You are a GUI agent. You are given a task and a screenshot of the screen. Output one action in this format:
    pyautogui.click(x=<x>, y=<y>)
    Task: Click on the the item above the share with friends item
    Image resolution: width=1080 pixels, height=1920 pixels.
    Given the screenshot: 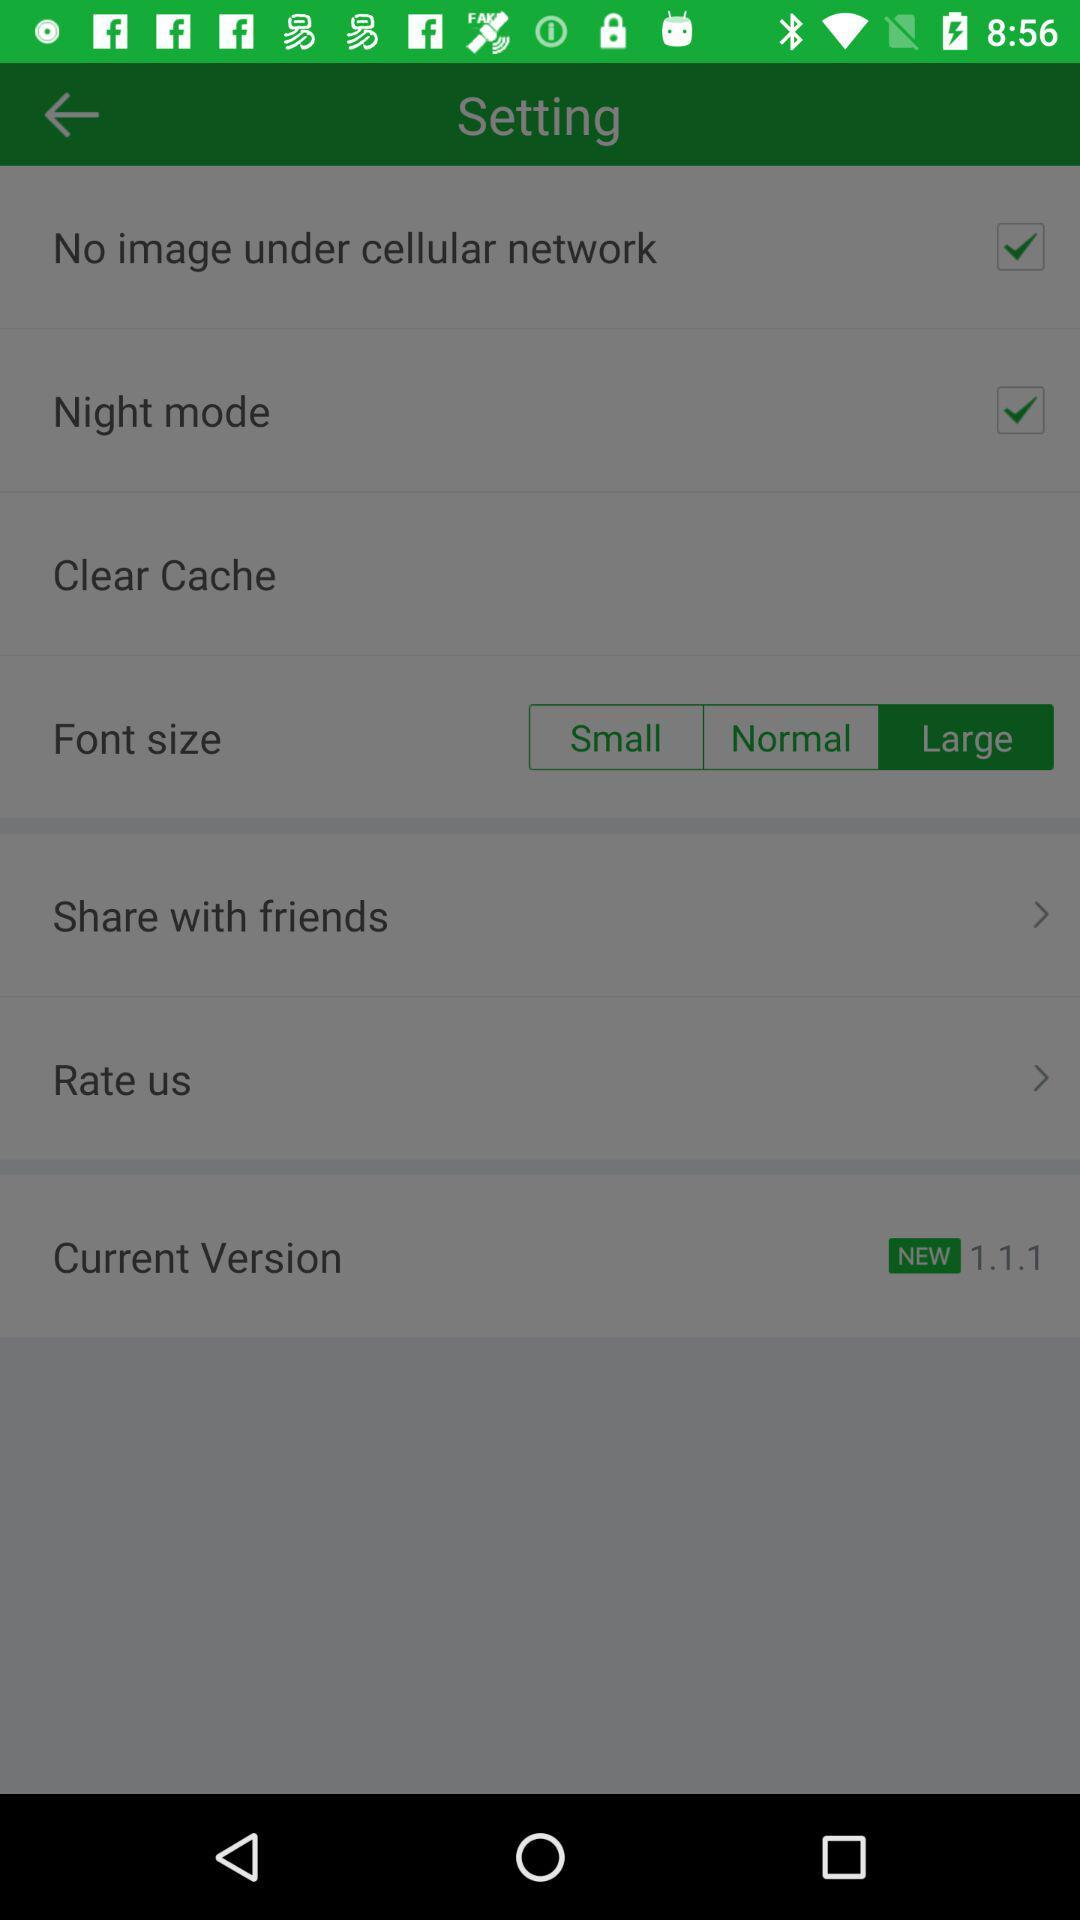 What is the action you would take?
    pyautogui.click(x=614, y=736)
    